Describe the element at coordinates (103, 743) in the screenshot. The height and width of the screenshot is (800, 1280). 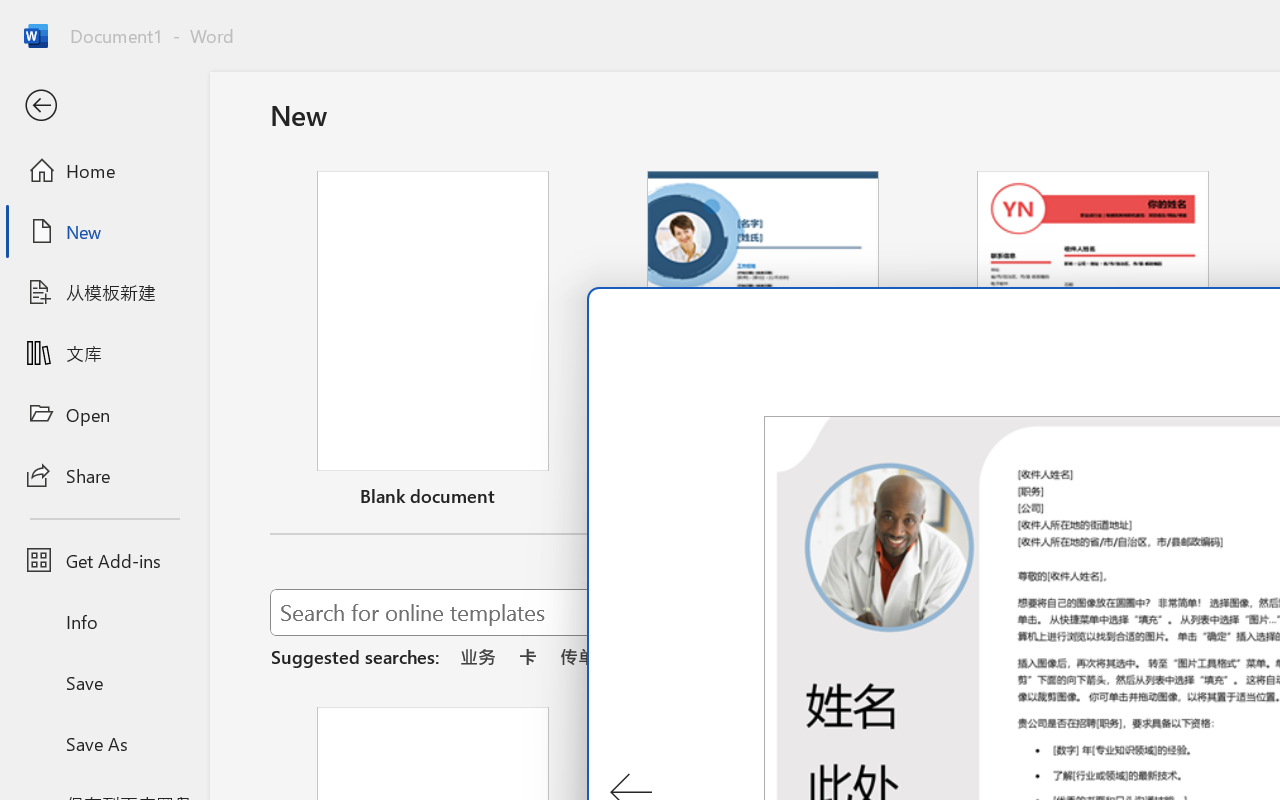
I see `'Save As'` at that location.